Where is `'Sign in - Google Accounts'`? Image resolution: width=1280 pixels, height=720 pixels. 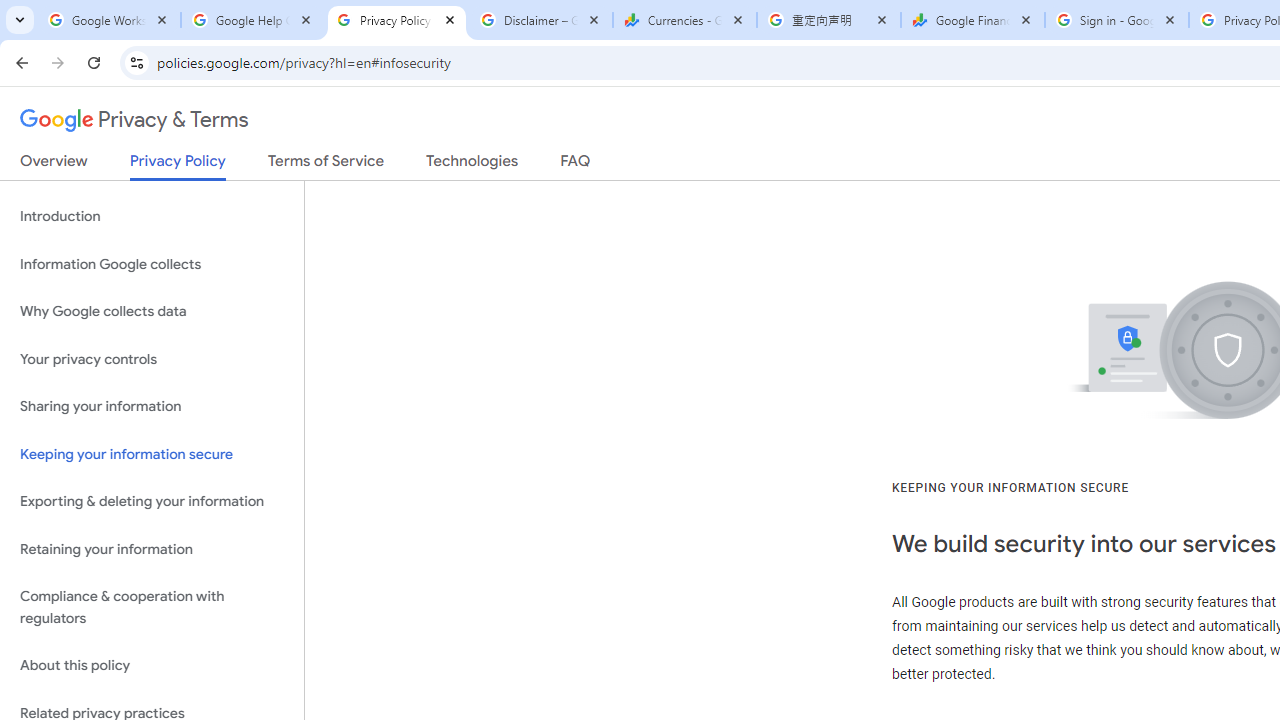
'Sign in - Google Accounts' is located at coordinates (1115, 20).